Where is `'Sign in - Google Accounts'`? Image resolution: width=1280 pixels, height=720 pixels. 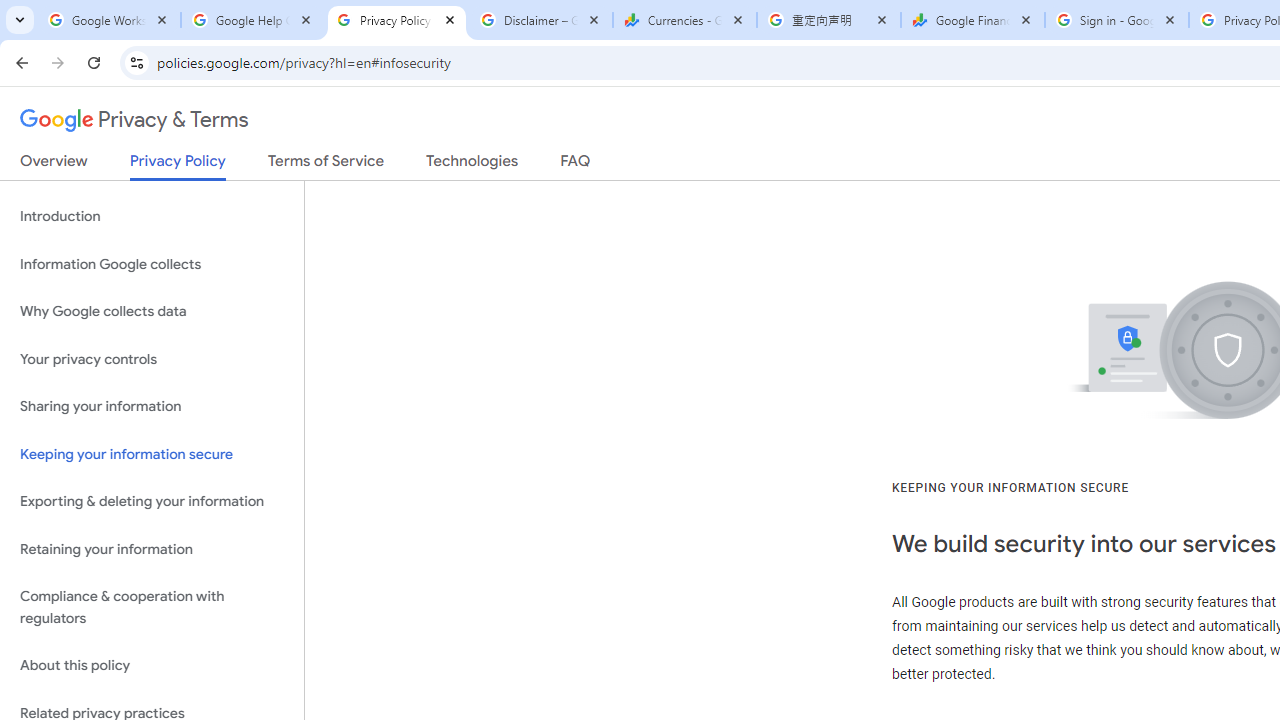
'Sign in - Google Accounts' is located at coordinates (1115, 20).